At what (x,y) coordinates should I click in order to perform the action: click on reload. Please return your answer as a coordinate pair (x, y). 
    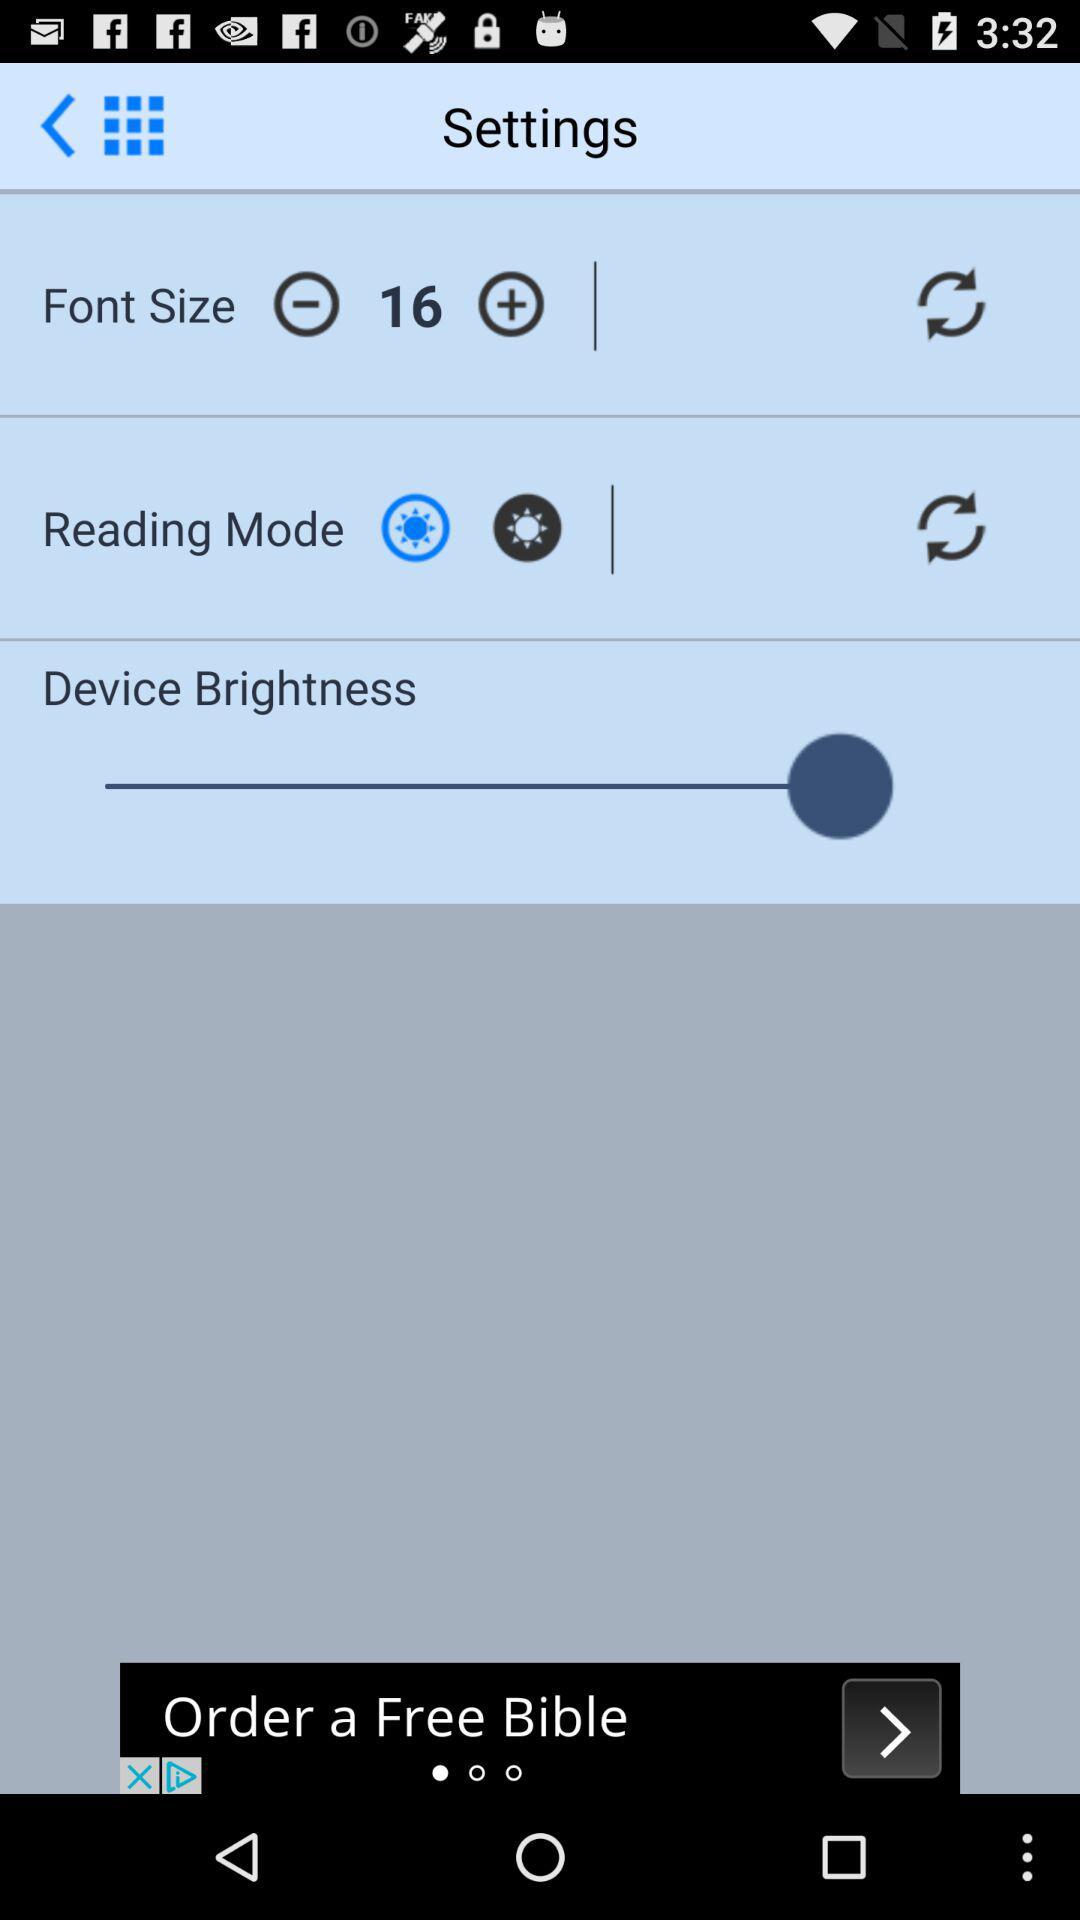
    Looking at the image, I should click on (950, 303).